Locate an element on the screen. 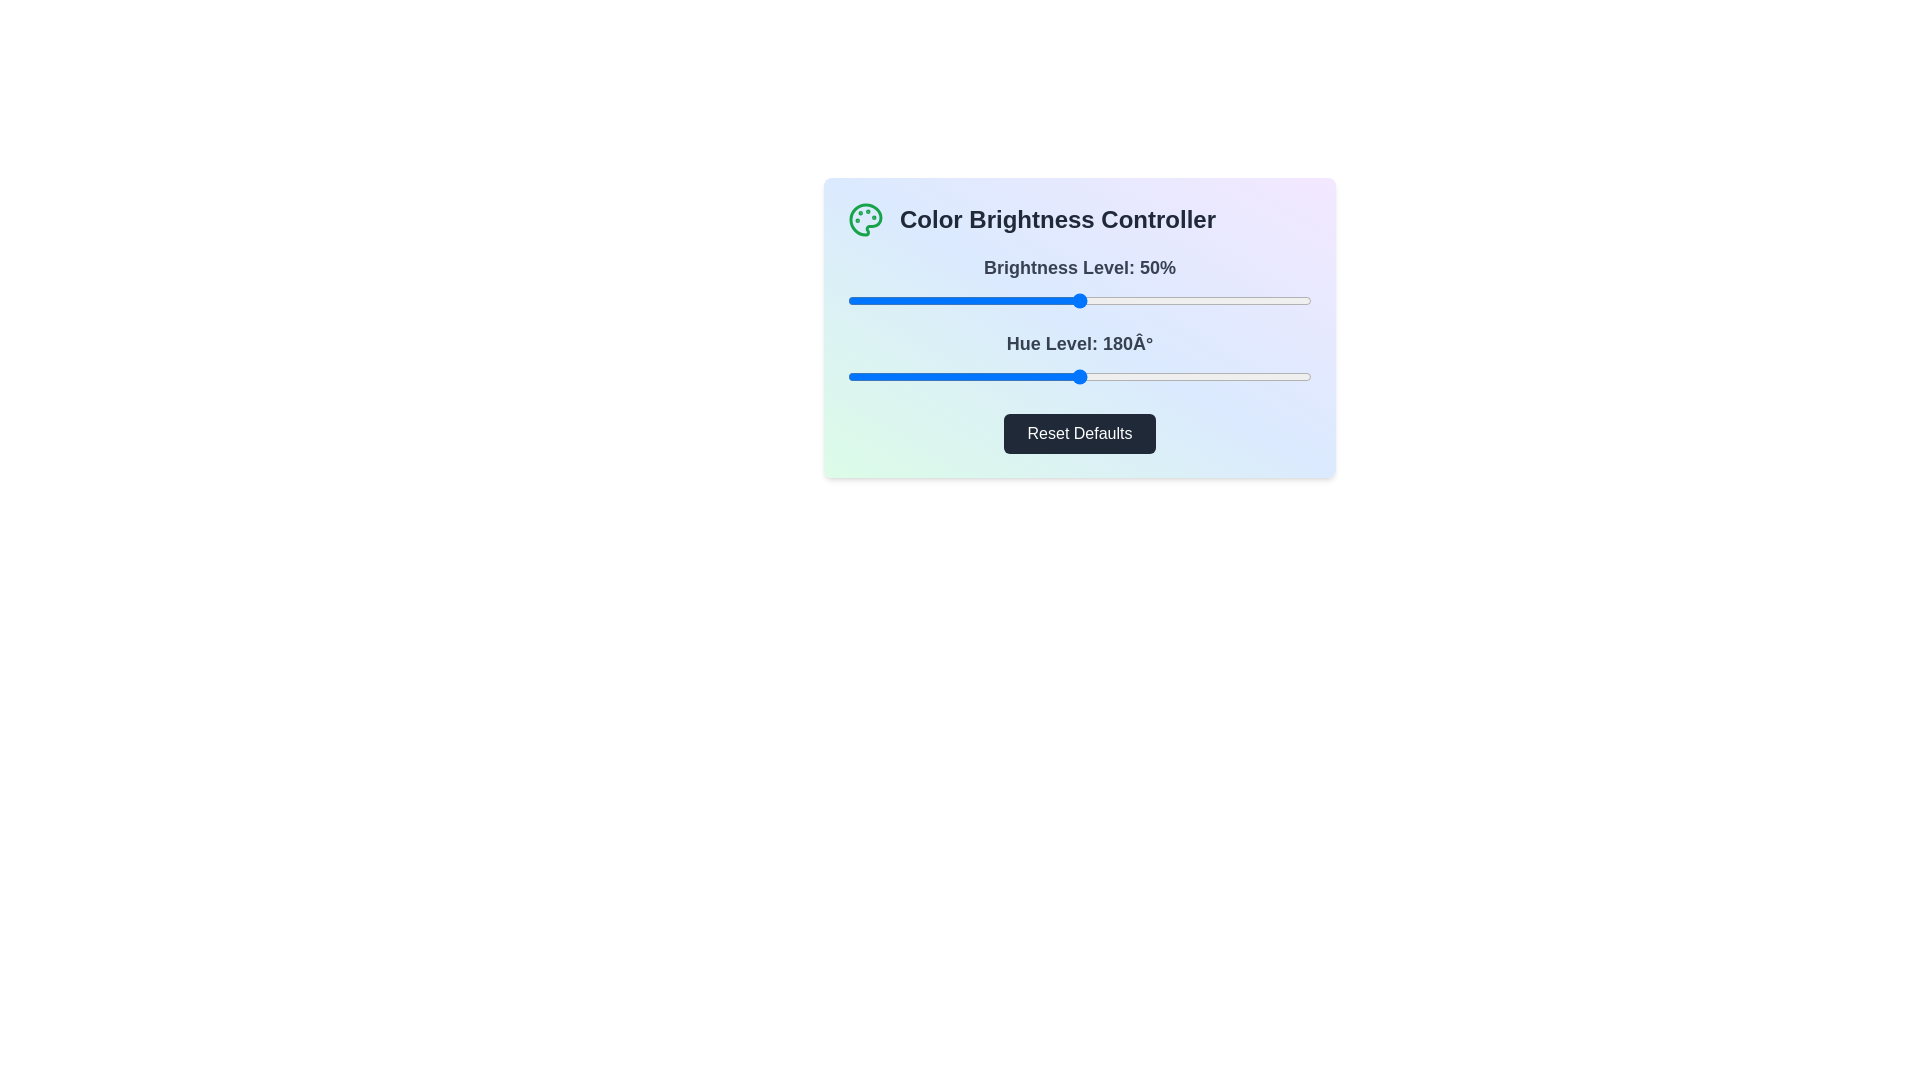 The width and height of the screenshot is (1920, 1080). 'Reset Defaults' button to revert the component to its default values is located at coordinates (1079, 433).